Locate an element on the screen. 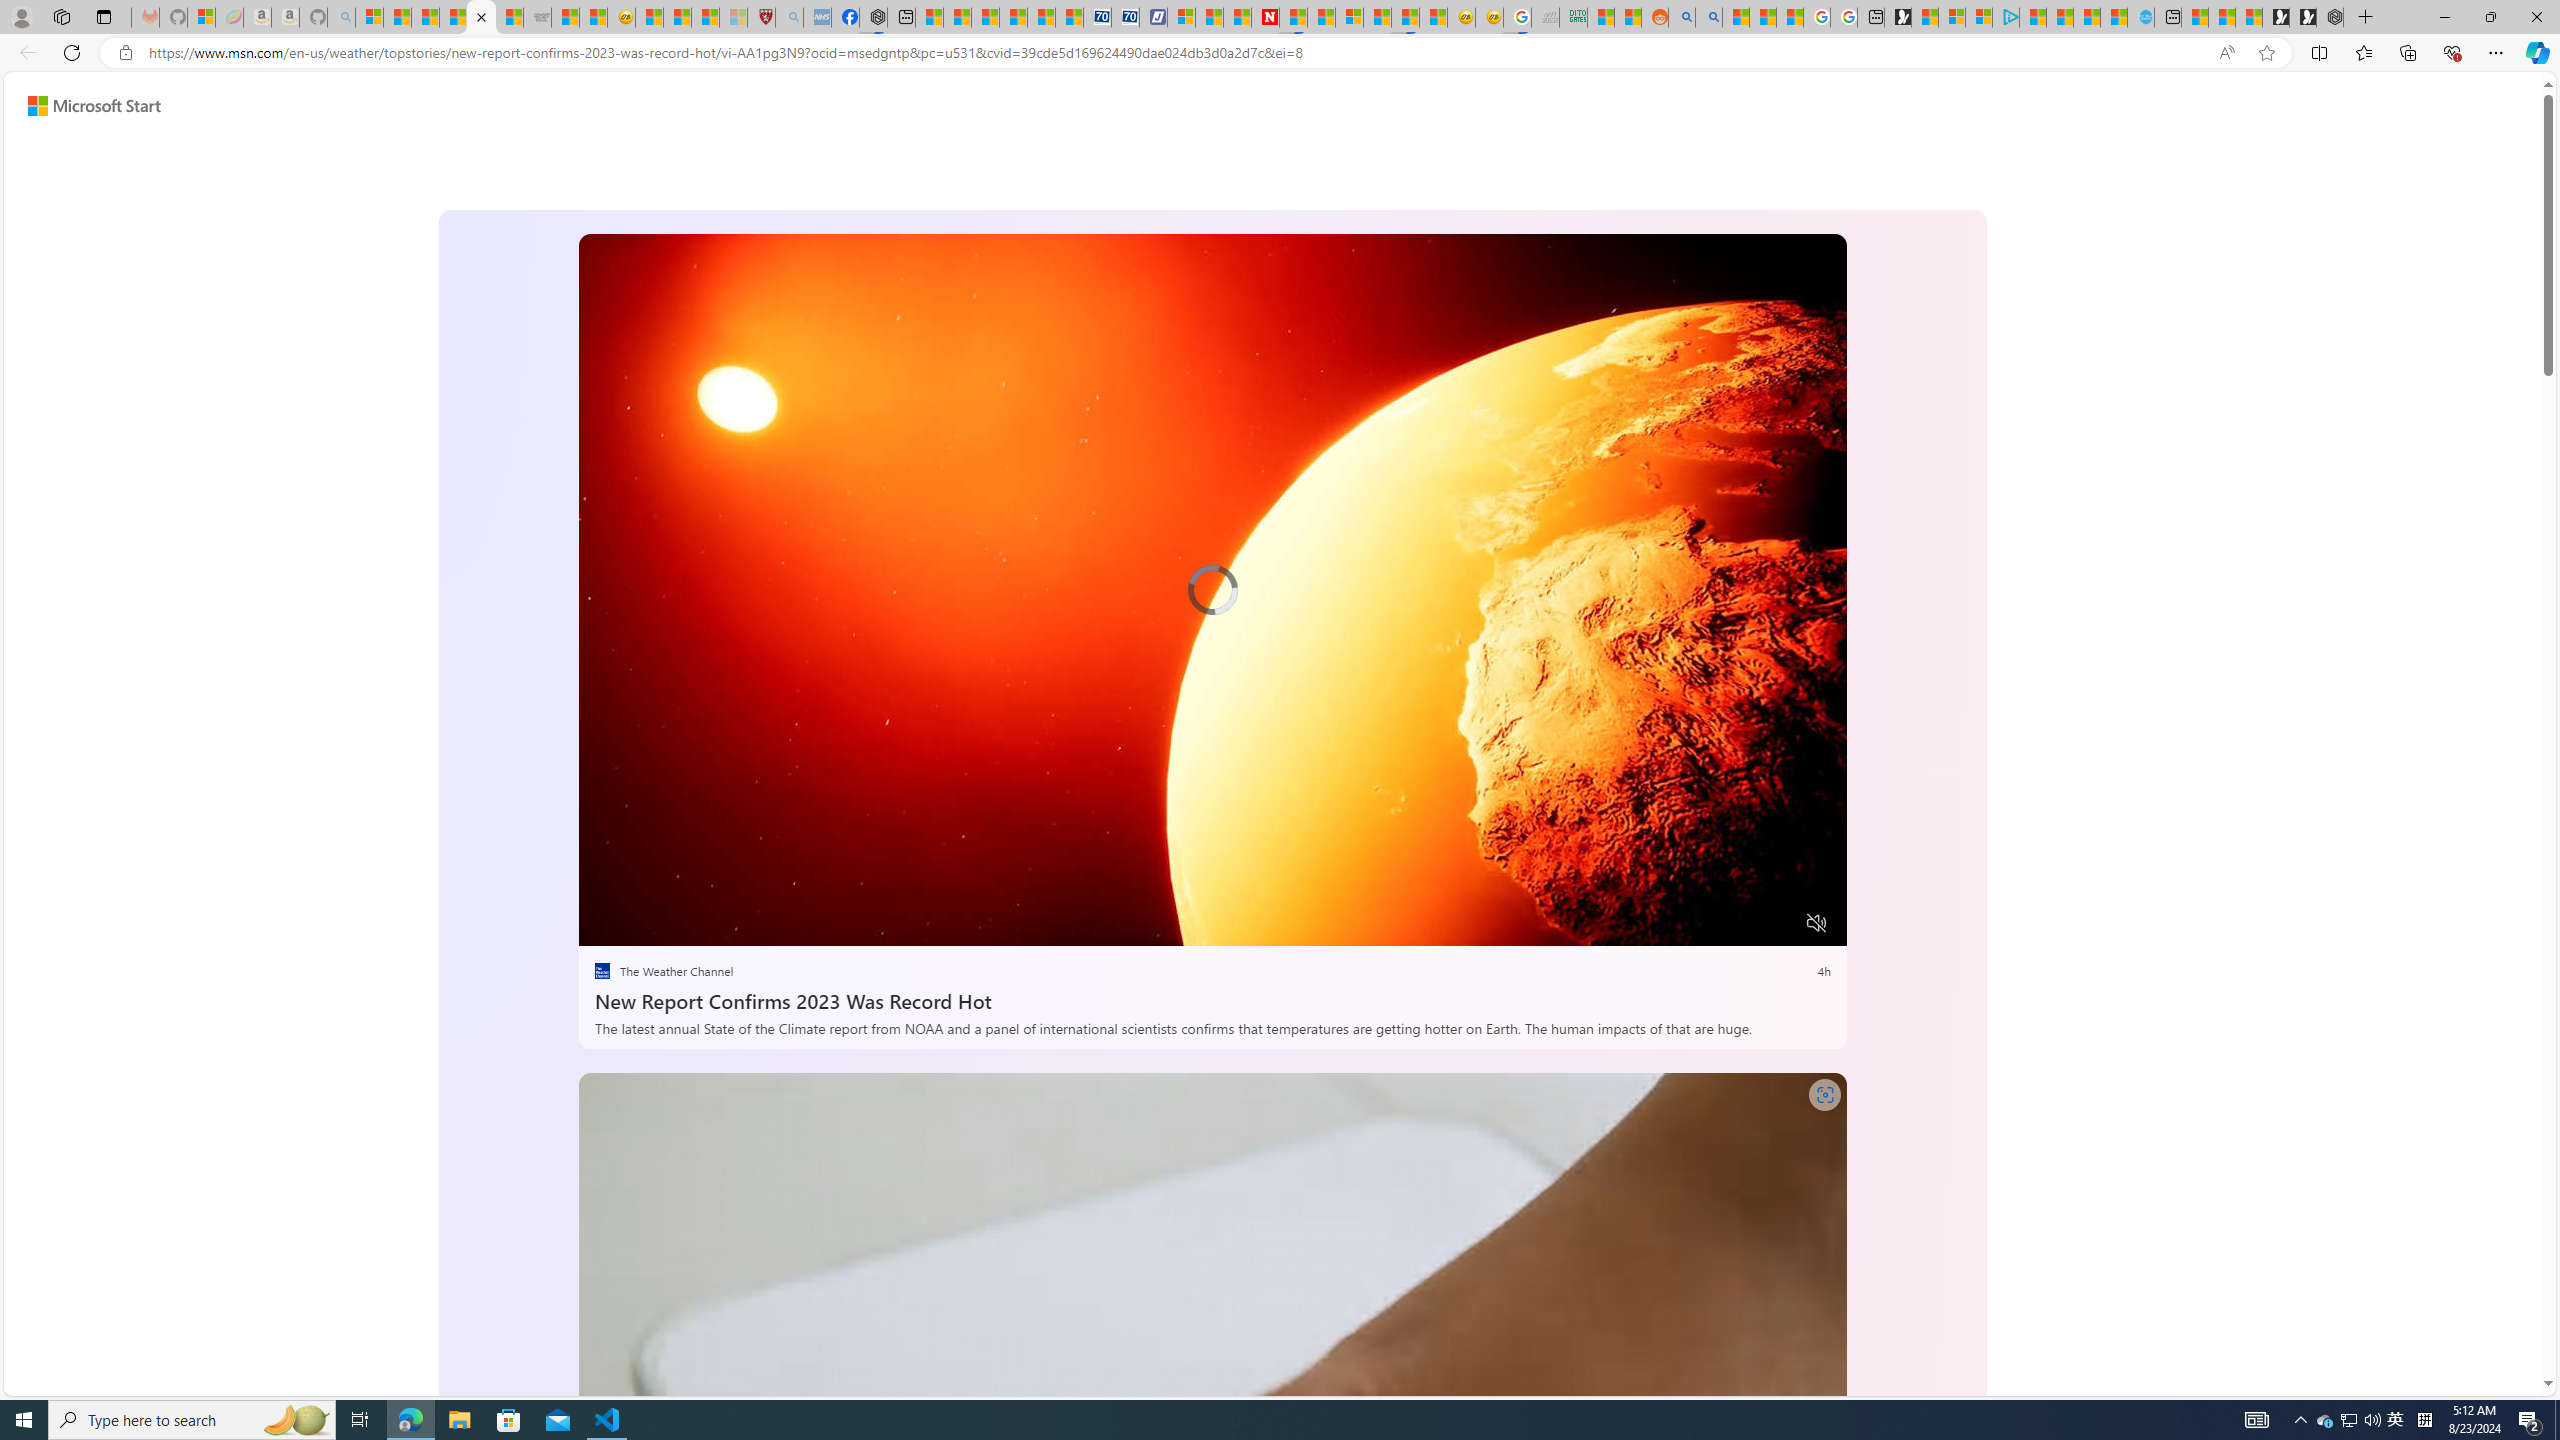  'The Weather Channel - MSN' is located at coordinates (423, 16).